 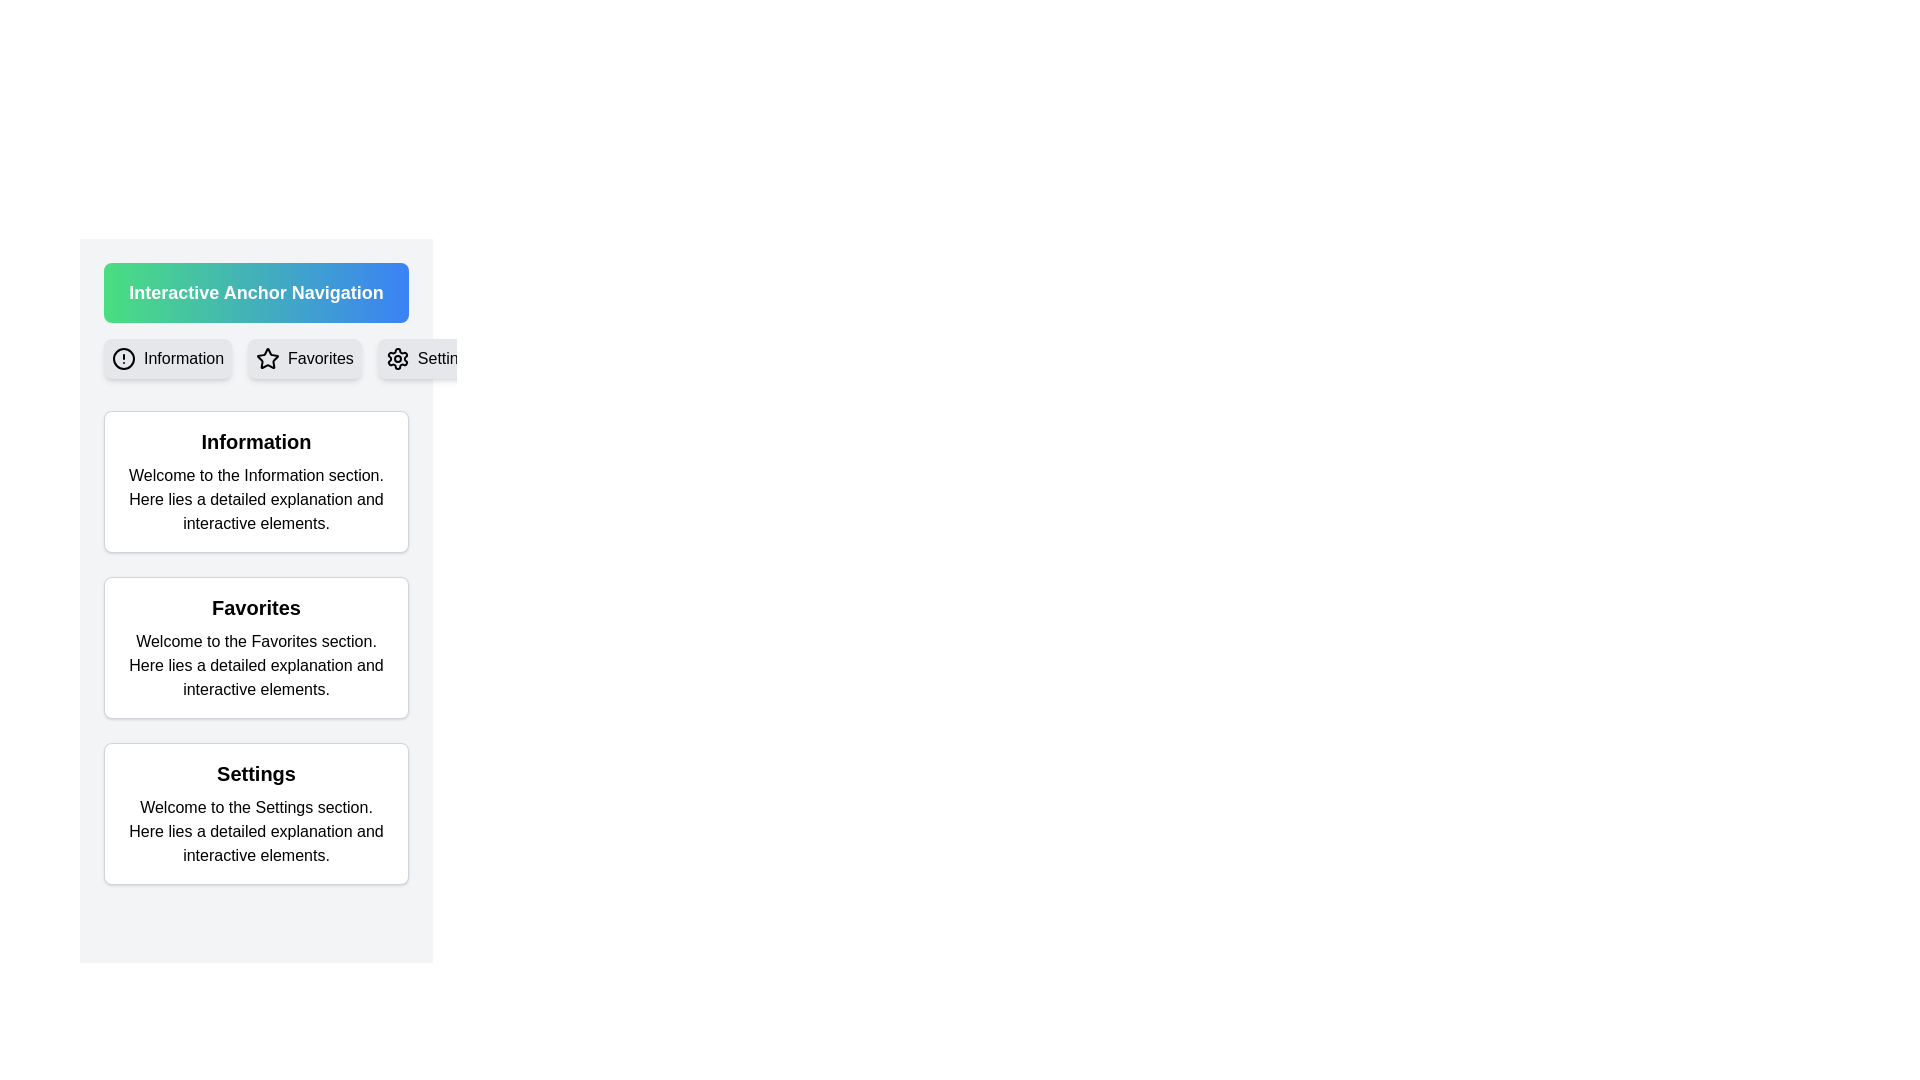 I want to click on the Text Display element that contains the text 'Welcome to the Favorites section. Here lies a detailed explanation and interactive elements.', so click(x=255, y=666).